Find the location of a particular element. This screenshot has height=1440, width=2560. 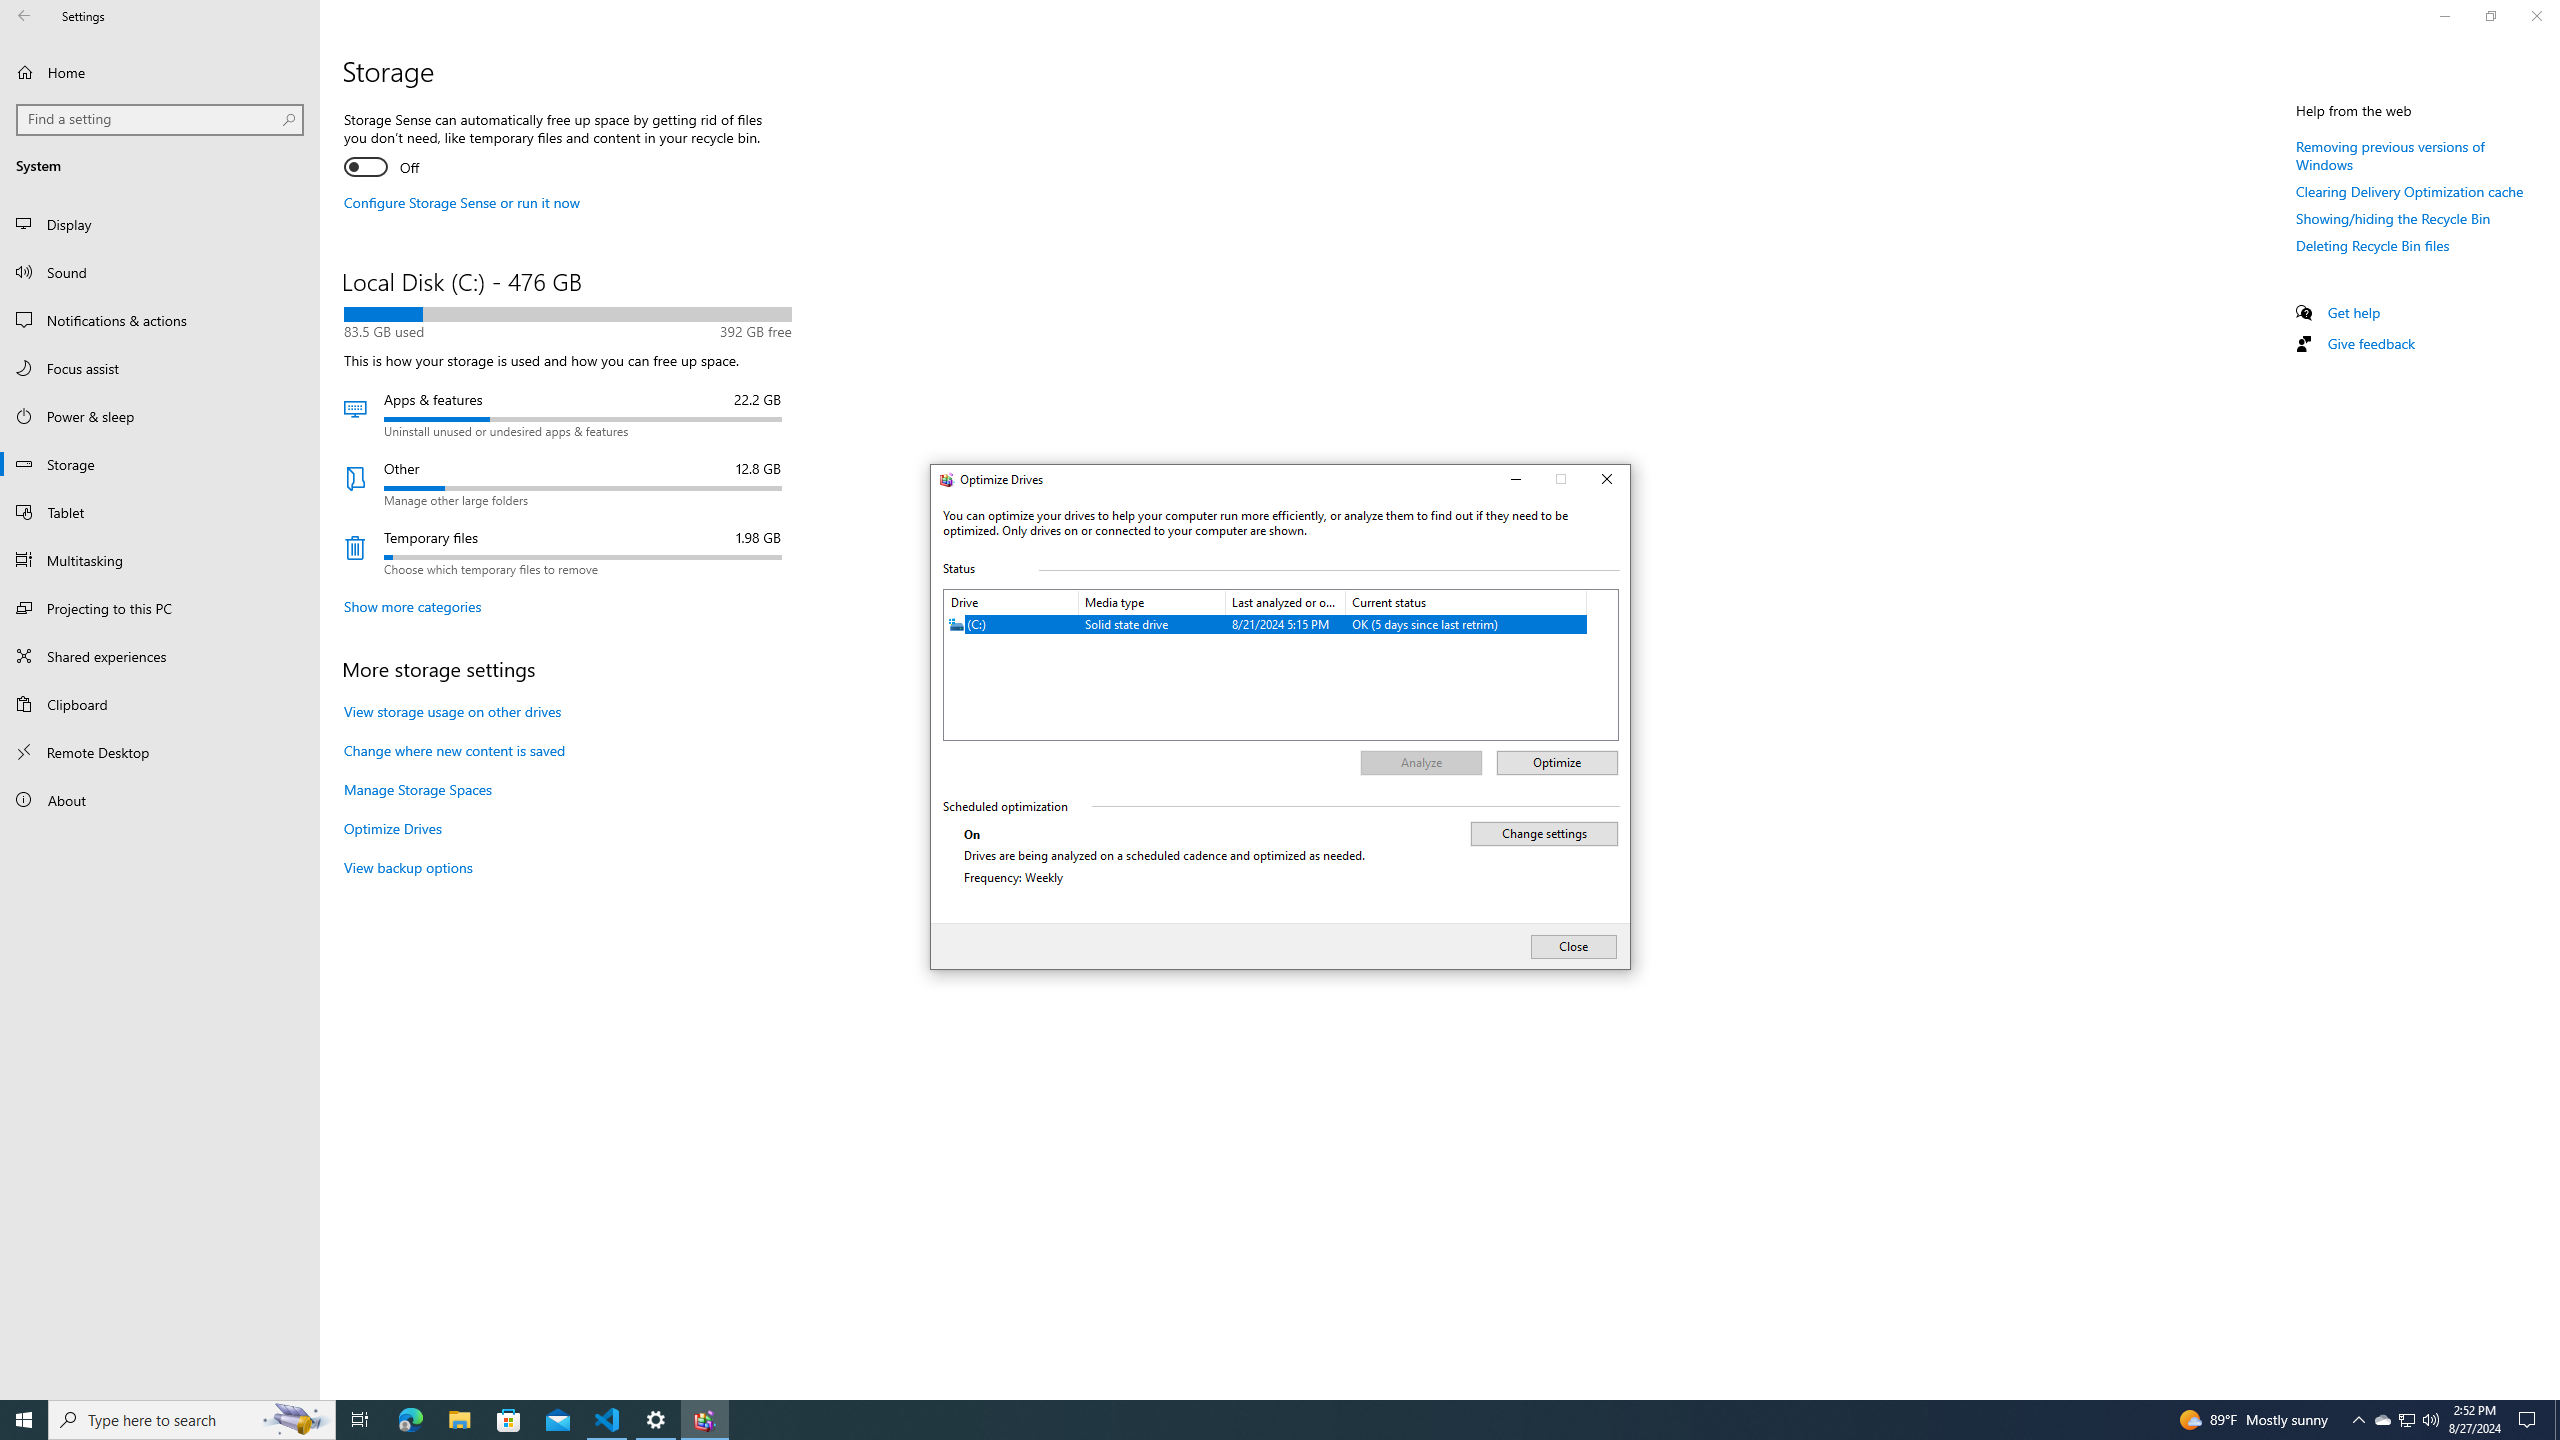

'Analyze' is located at coordinates (1419, 762).